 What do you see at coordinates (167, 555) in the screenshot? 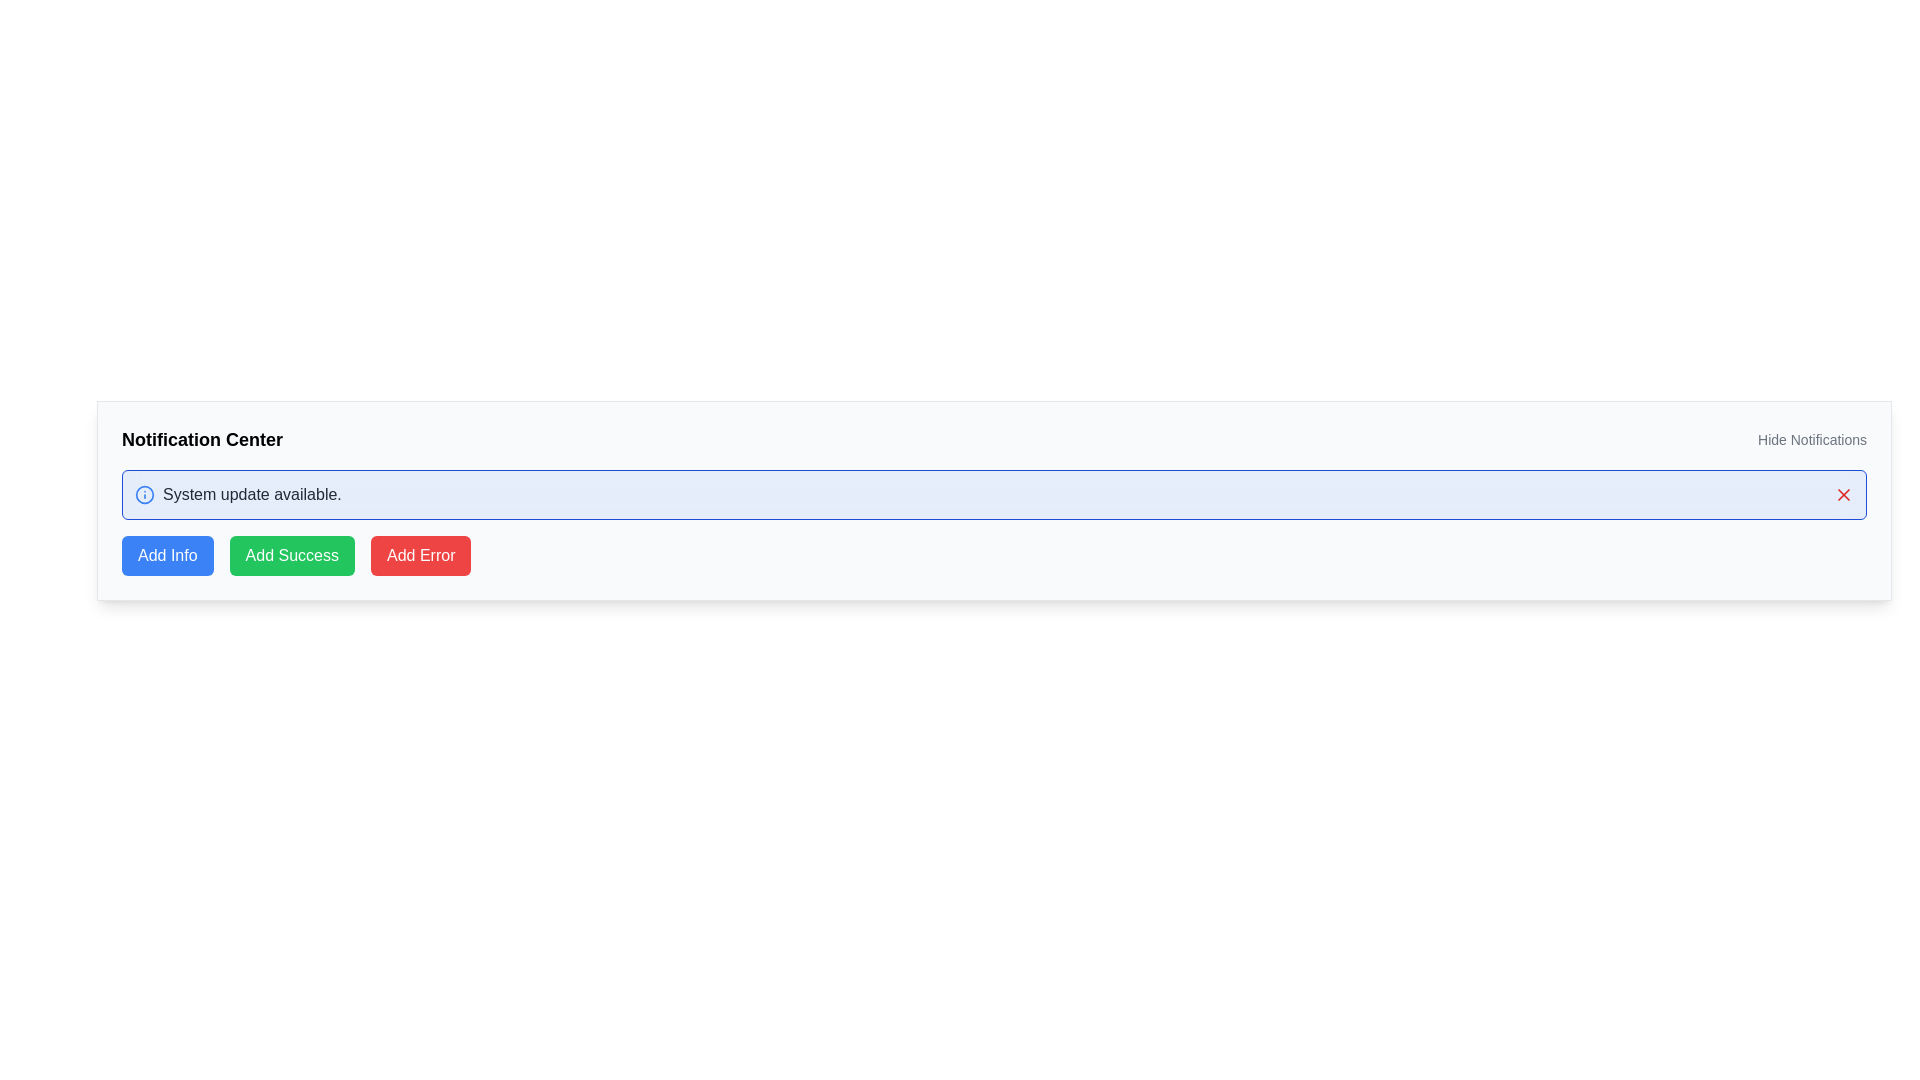
I see `the 'Add Info' button, which is a rectangular button with rounded corners, filled with blue color and labeled in bold white text` at bounding box center [167, 555].